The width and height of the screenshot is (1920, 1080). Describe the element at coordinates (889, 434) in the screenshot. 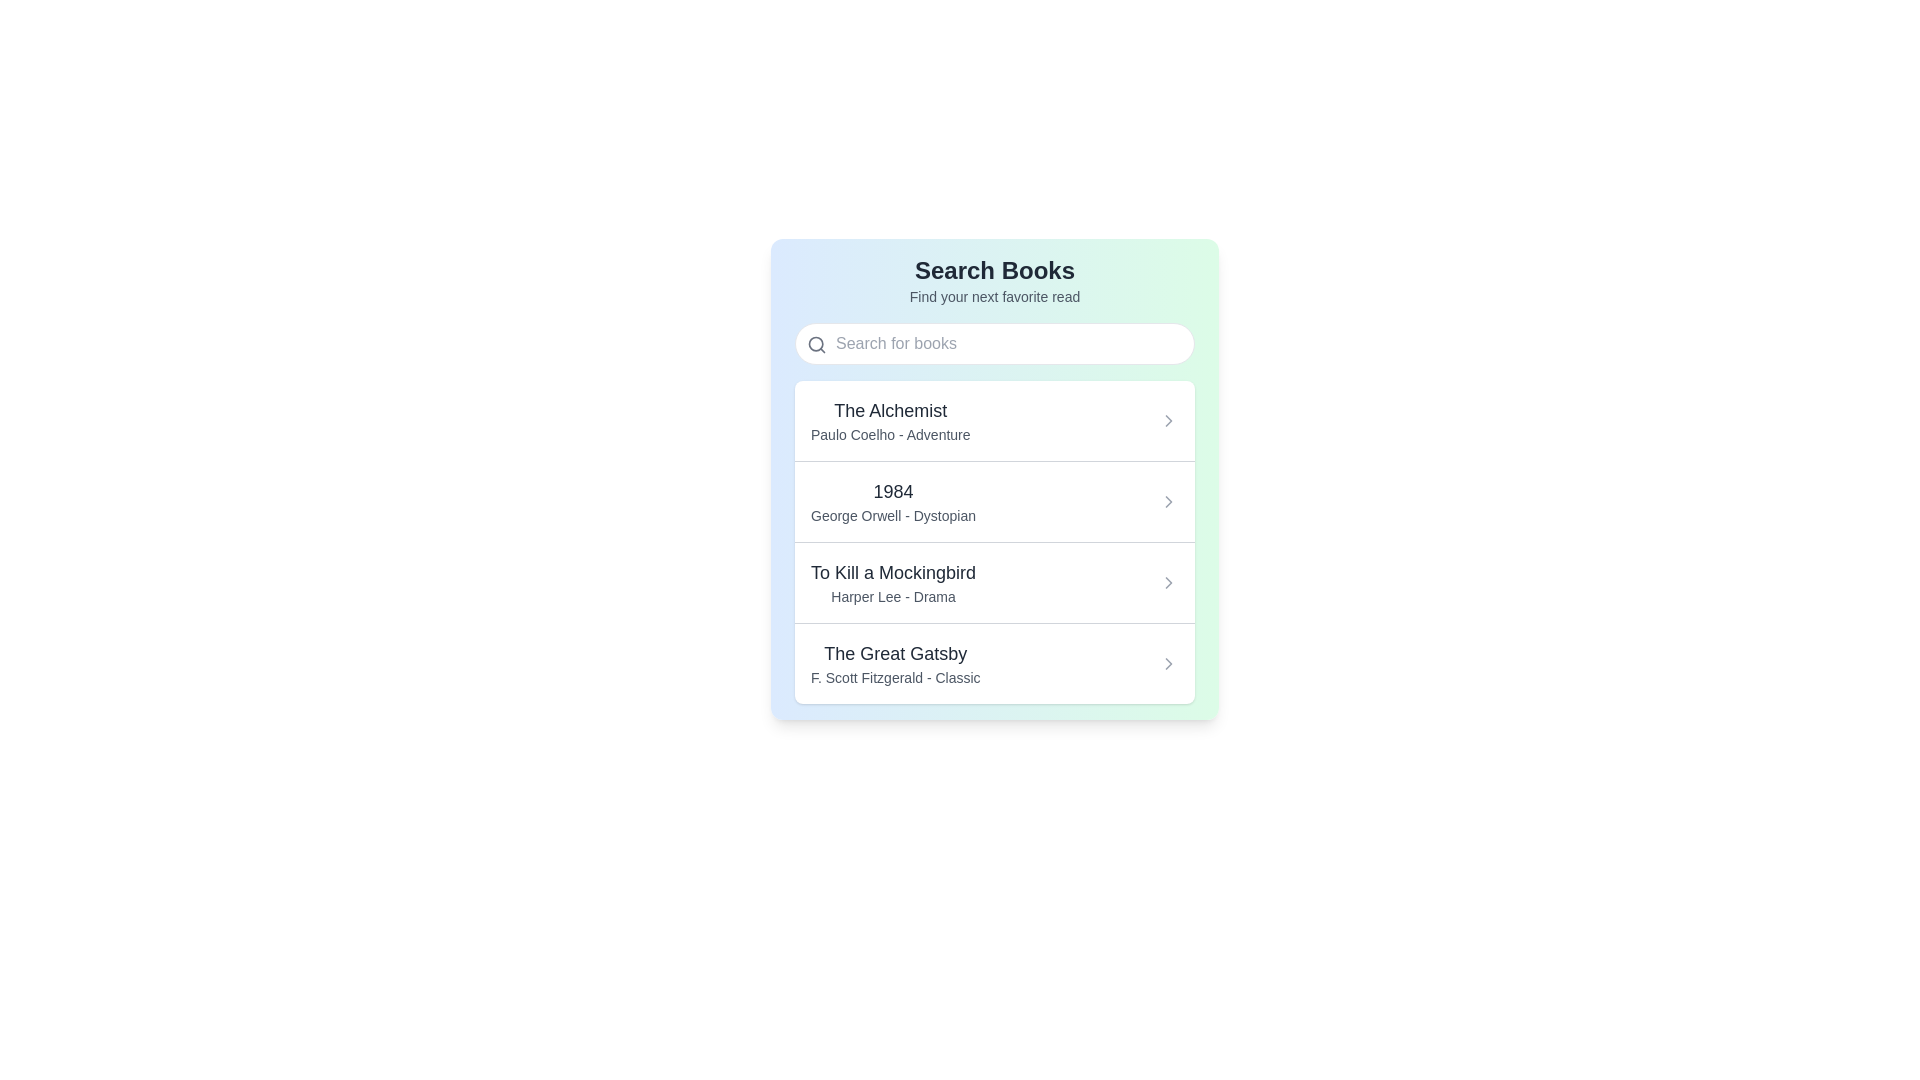

I see `the text label that provides information about the author ('Paulo Coelho') and genre ('Adventure') of the book, positioned below the title 'The Alchemist'` at that location.